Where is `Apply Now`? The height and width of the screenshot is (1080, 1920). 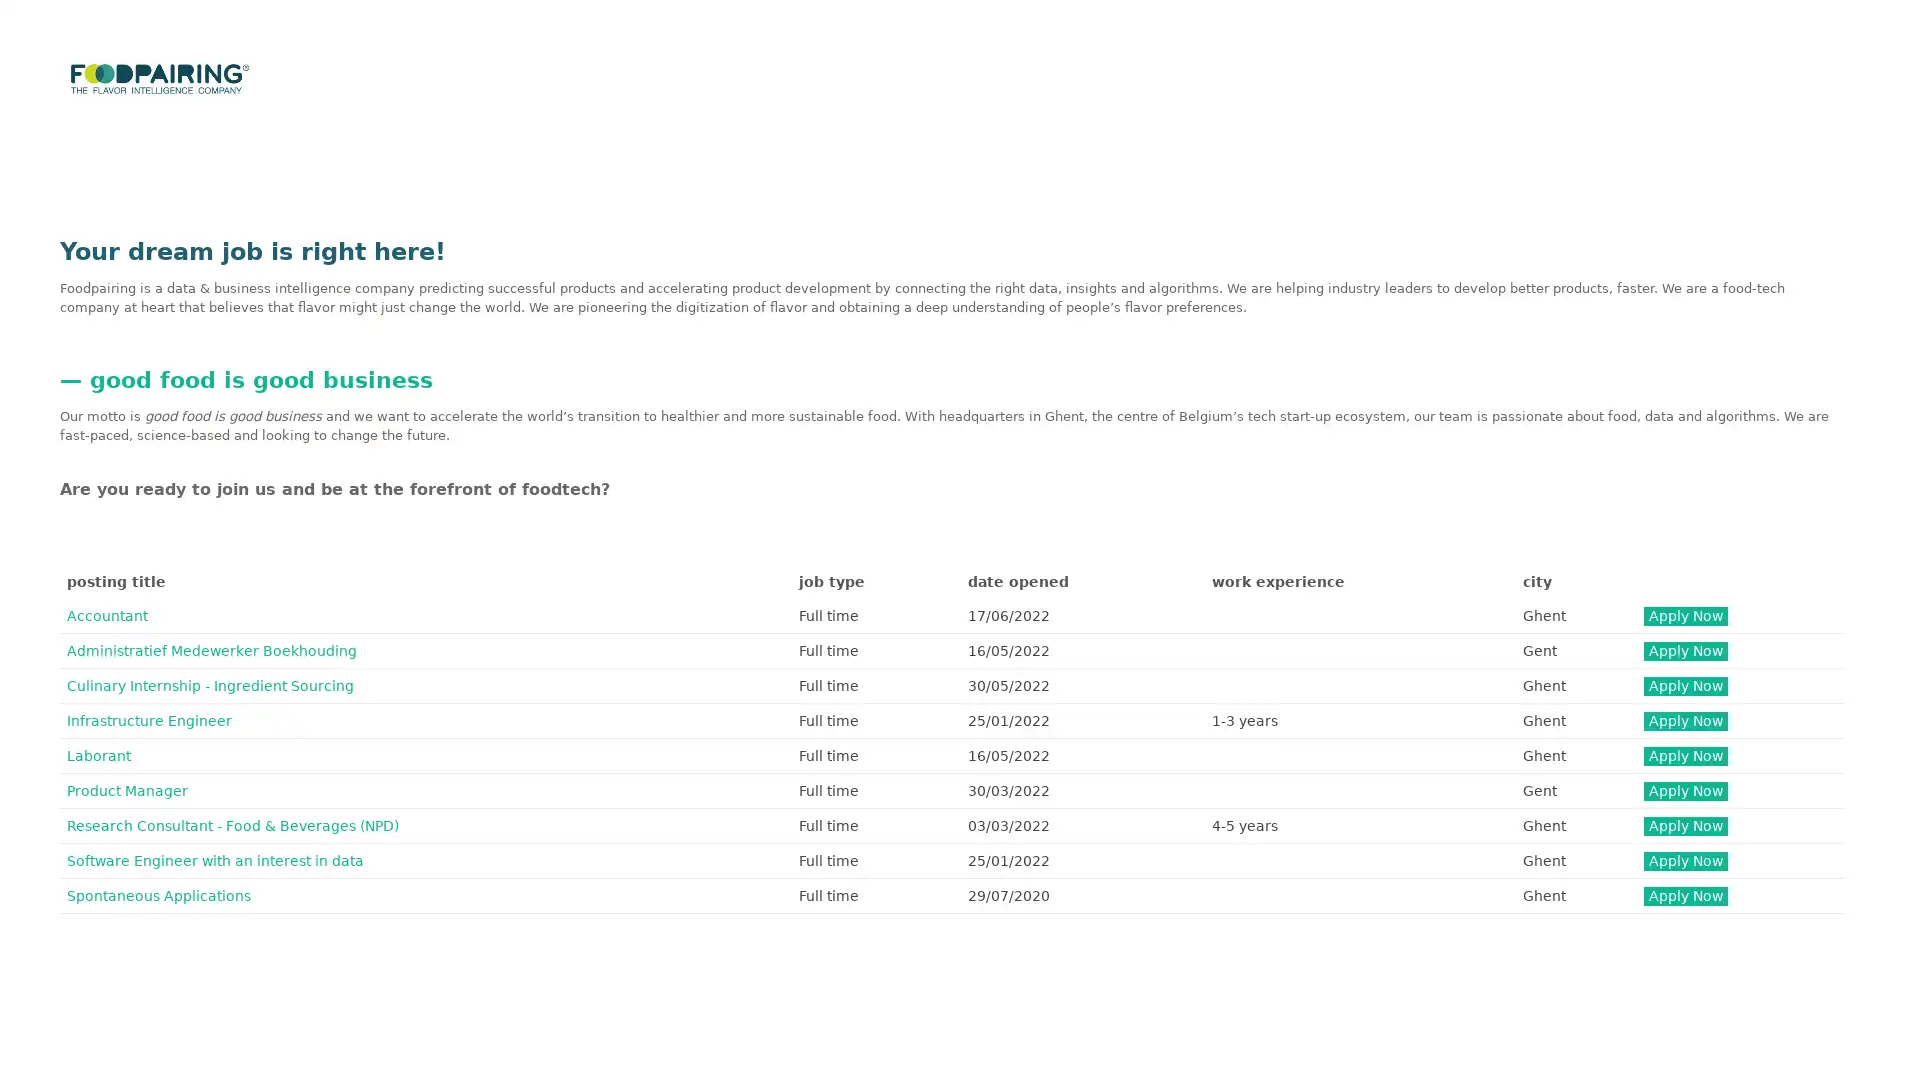 Apply Now is located at coordinates (1683, 893).